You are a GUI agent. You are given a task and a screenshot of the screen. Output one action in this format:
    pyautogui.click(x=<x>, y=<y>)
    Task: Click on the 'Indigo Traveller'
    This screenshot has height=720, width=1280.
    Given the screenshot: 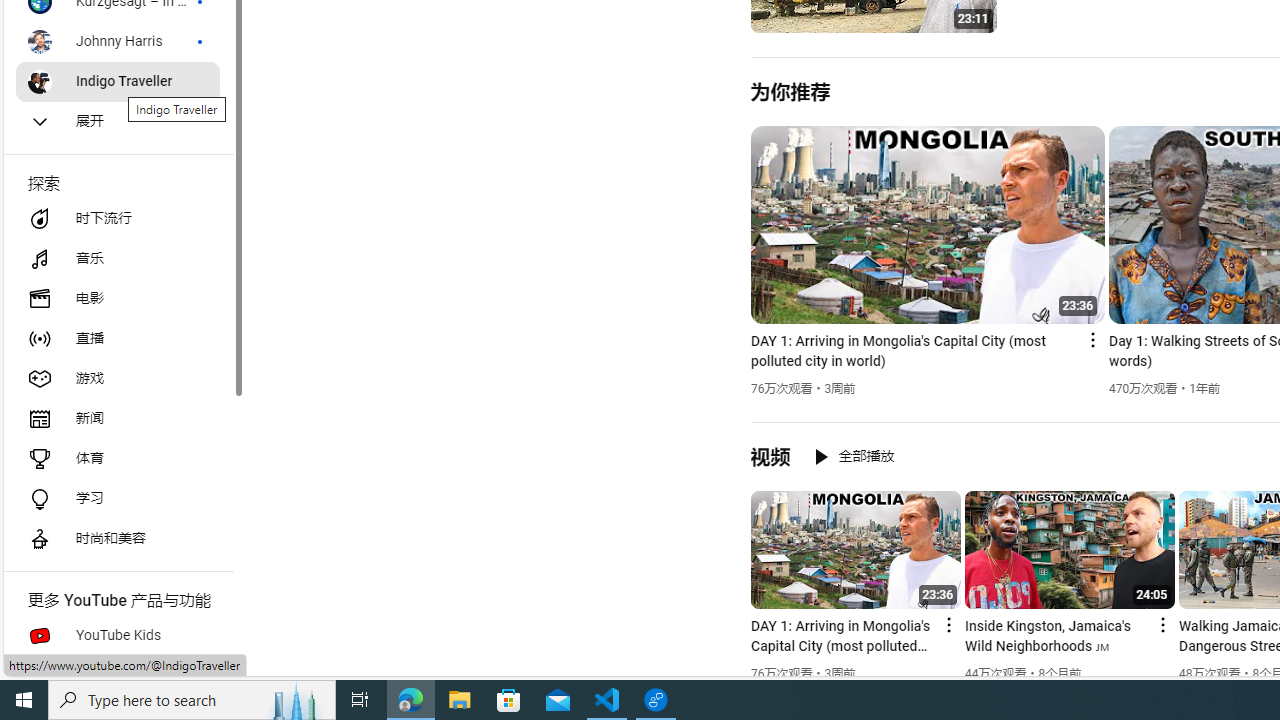 What is the action you would take?
    pyautogui.click(x=116, y=81)
    